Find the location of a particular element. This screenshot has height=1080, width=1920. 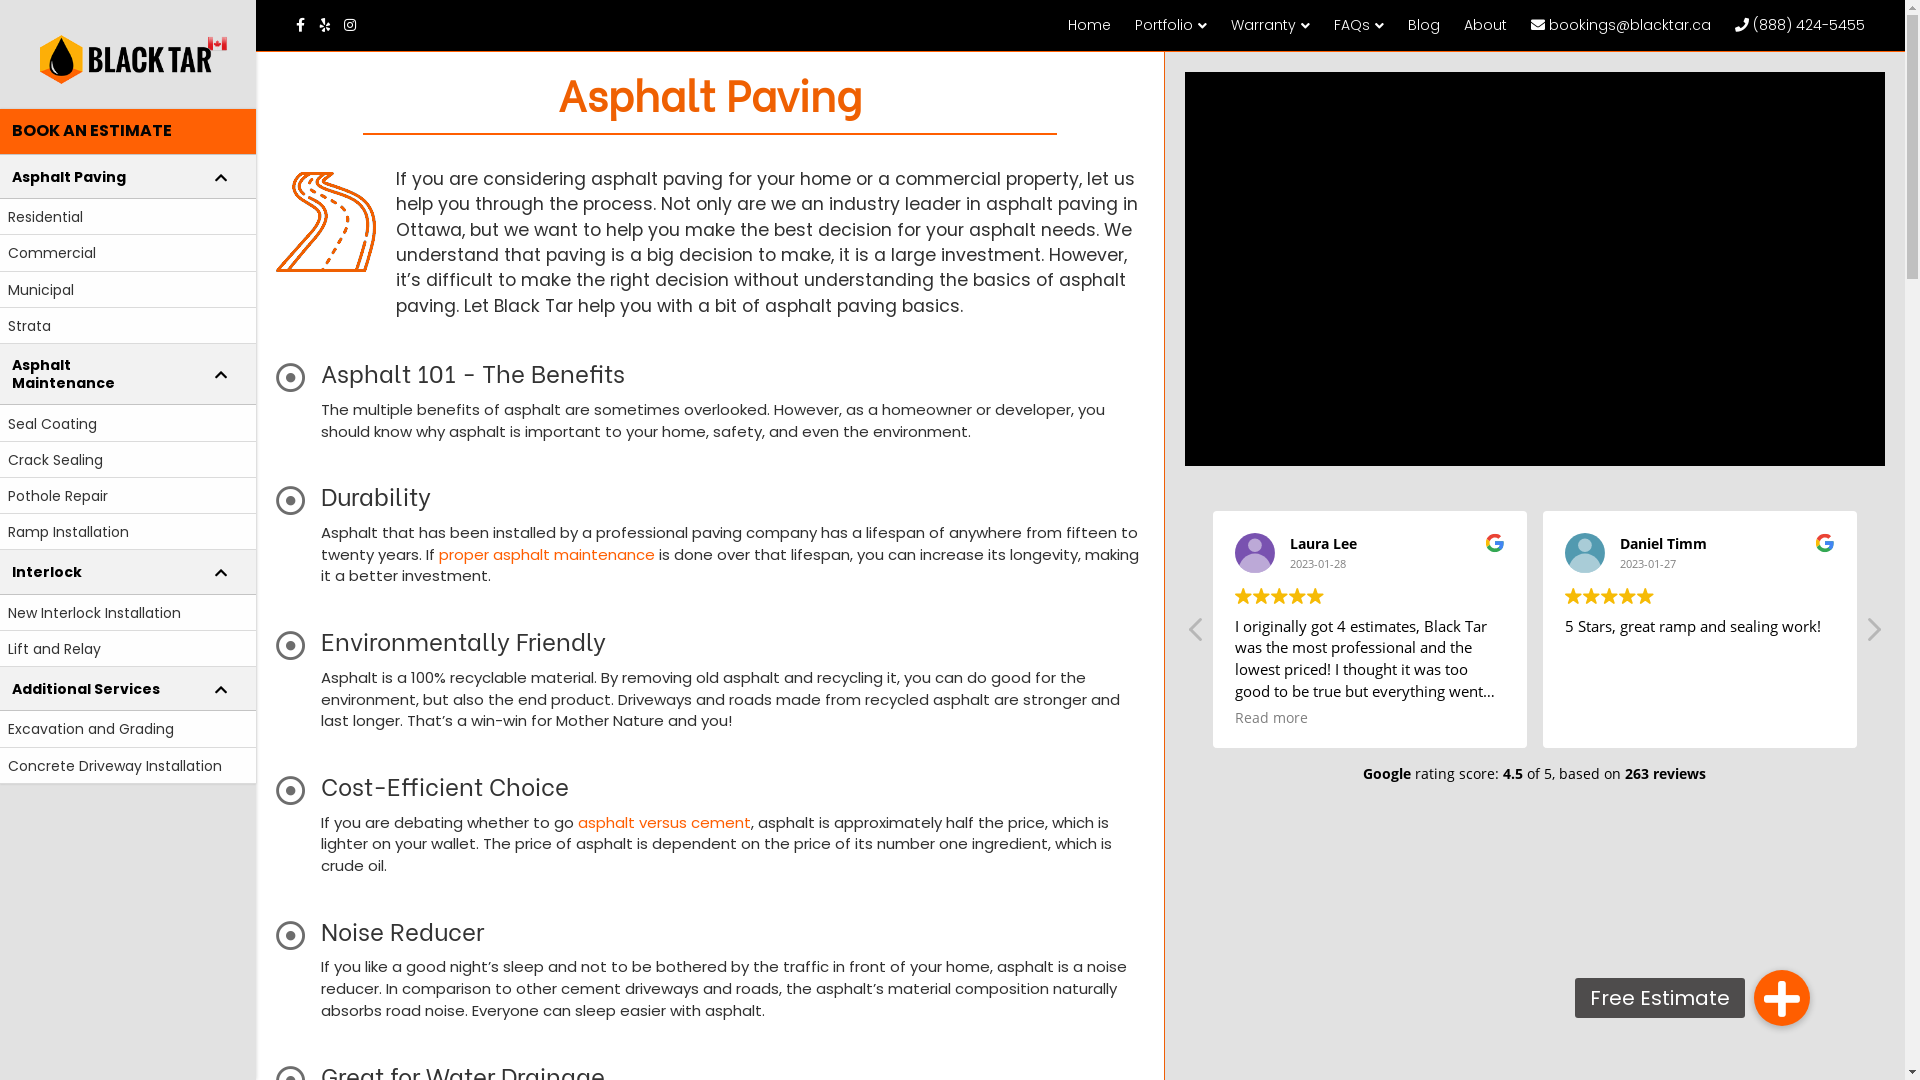

'(888) 424-5455' is located at coordinates (1800, 24).